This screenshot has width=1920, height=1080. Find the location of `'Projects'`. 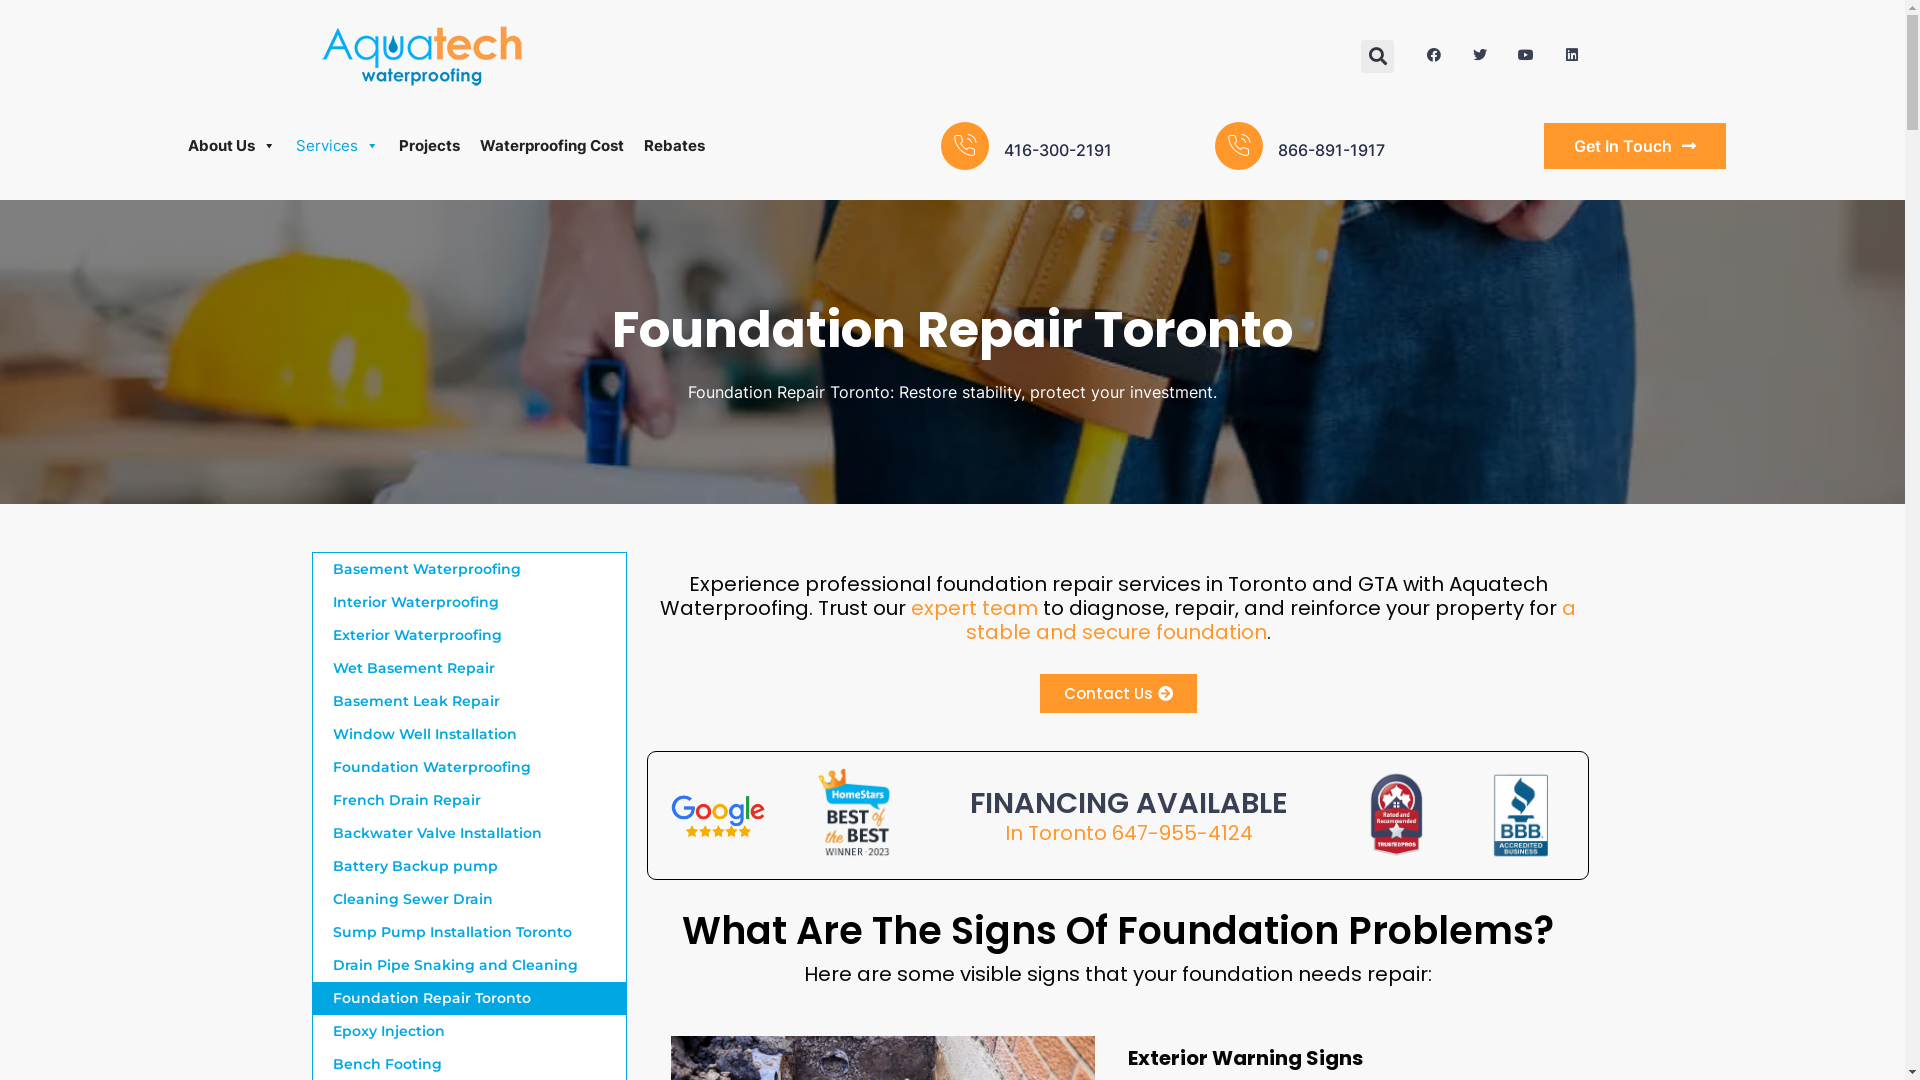

'Projects' is located at coordinates (428, 145).